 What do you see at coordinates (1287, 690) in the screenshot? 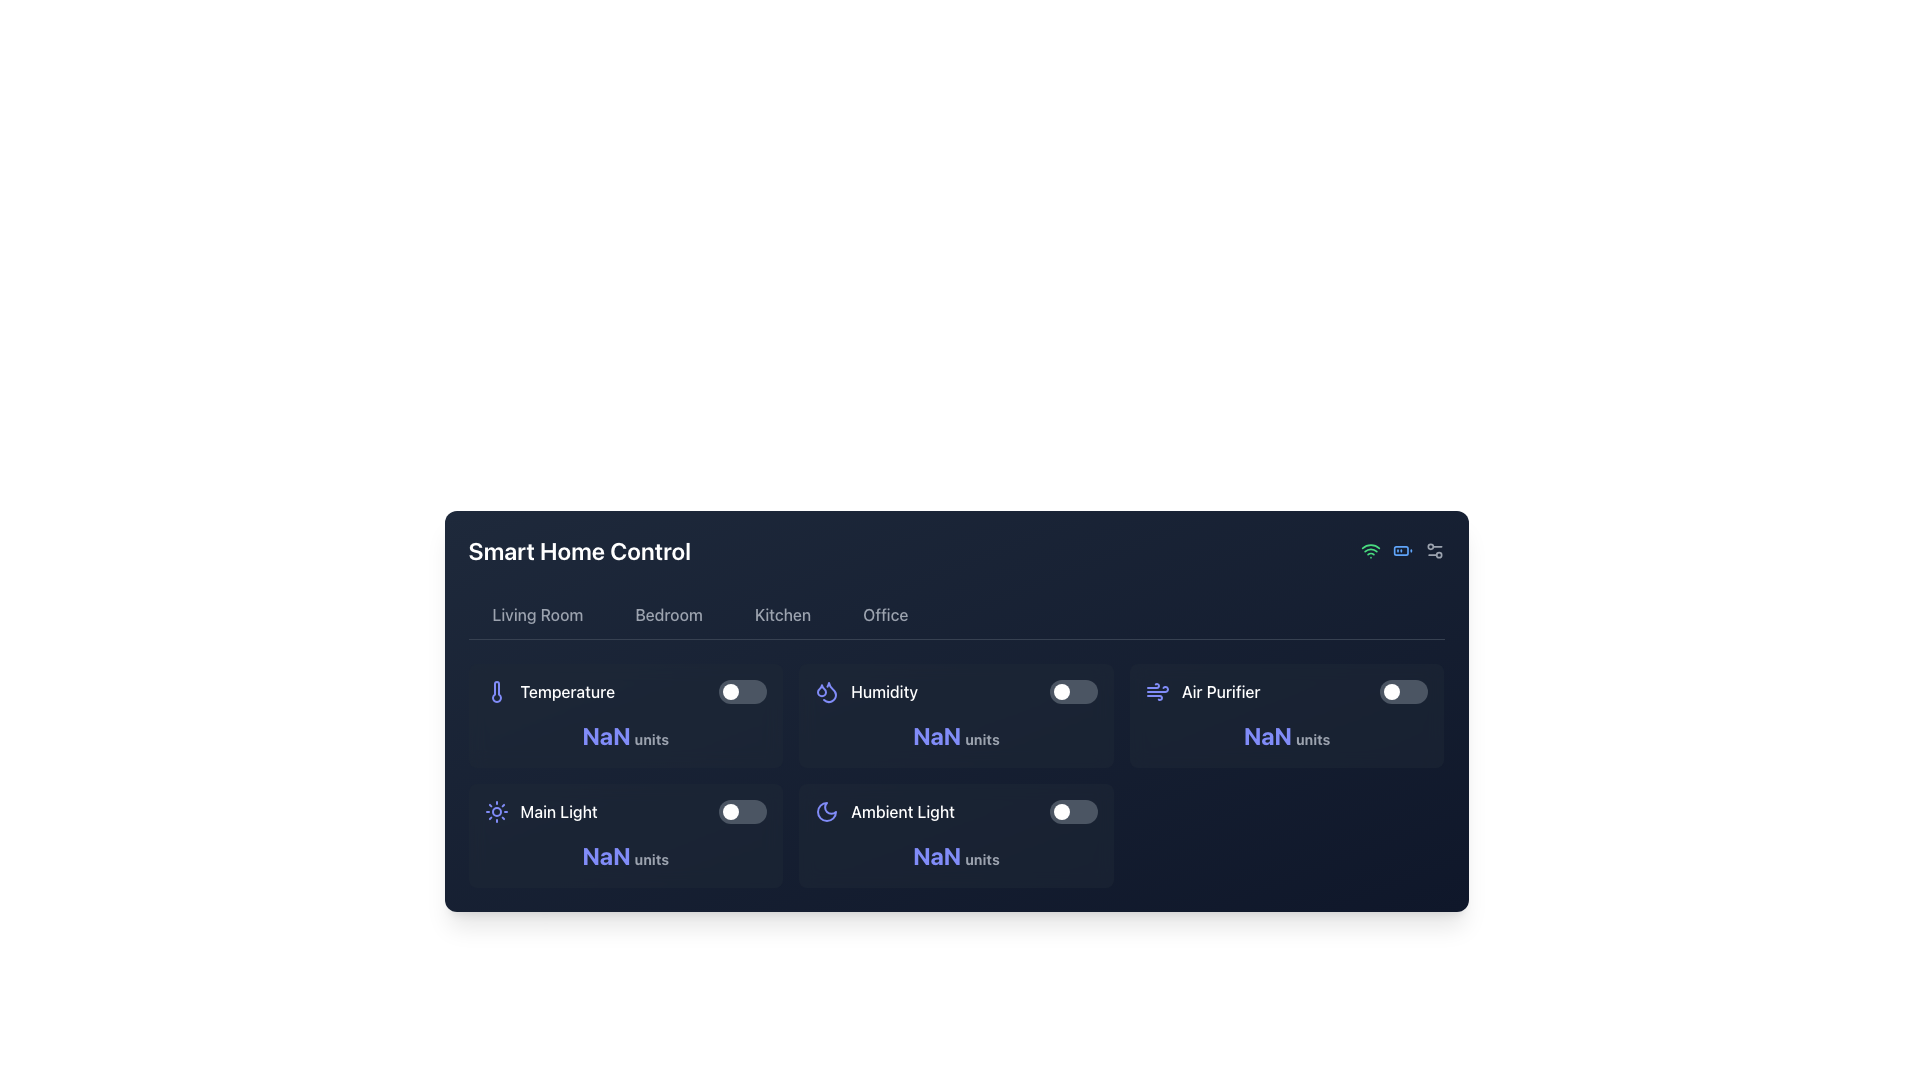
I see `the toggle control for the Air Purifier feature located in the top-right corner of the control card to change its state` at bounding box center [1287, 690].